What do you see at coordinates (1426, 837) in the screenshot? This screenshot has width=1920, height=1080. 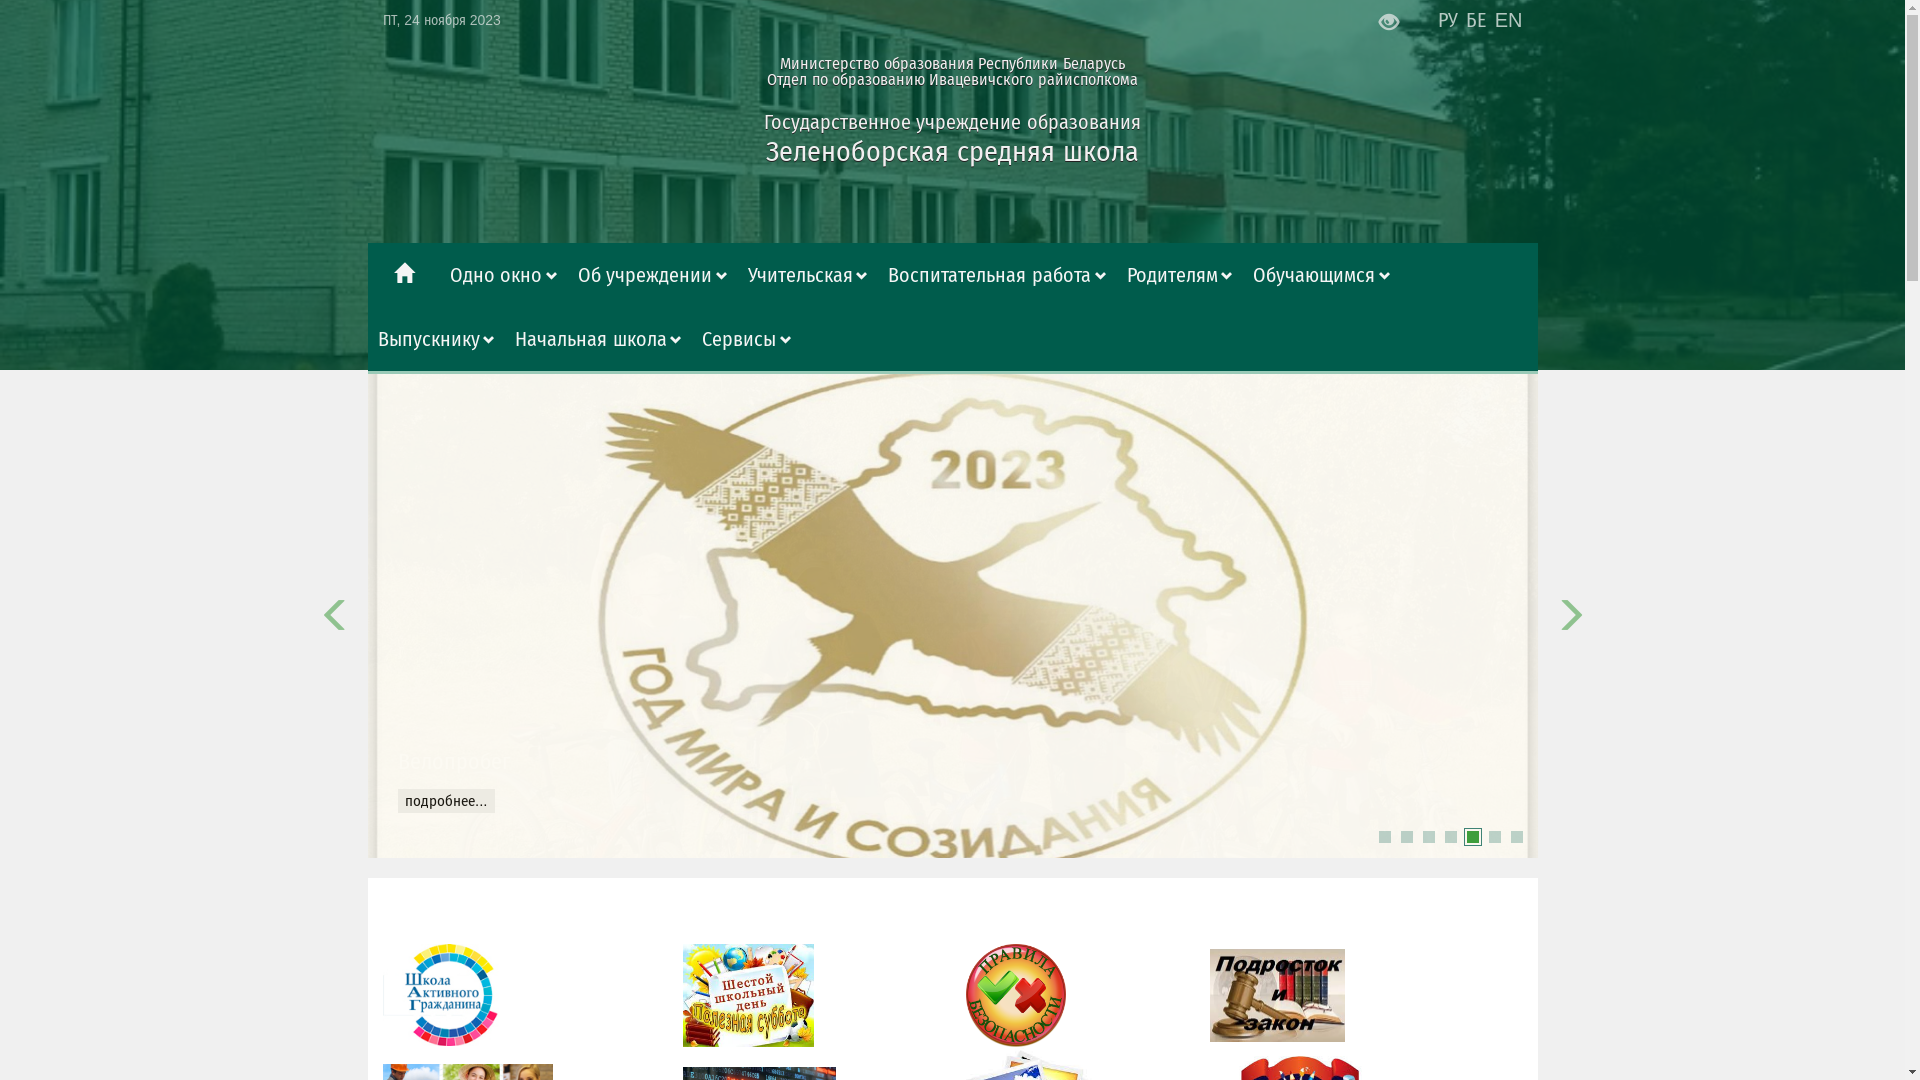 I see `'3'` at bounding box center [1426, 837].